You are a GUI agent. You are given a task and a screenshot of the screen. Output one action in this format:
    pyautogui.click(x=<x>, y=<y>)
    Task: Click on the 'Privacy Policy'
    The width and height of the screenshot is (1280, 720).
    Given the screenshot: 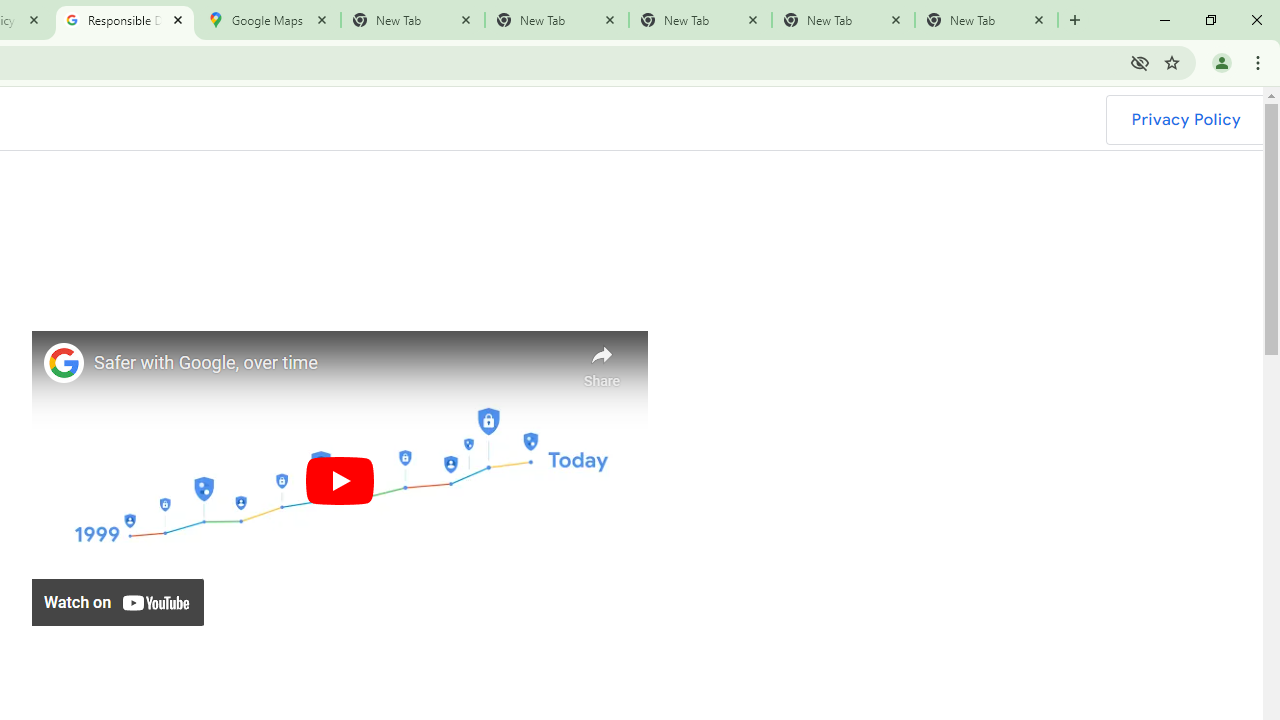 What is the action you would take?
    pyautogui.click(x=1185, y=119)
    